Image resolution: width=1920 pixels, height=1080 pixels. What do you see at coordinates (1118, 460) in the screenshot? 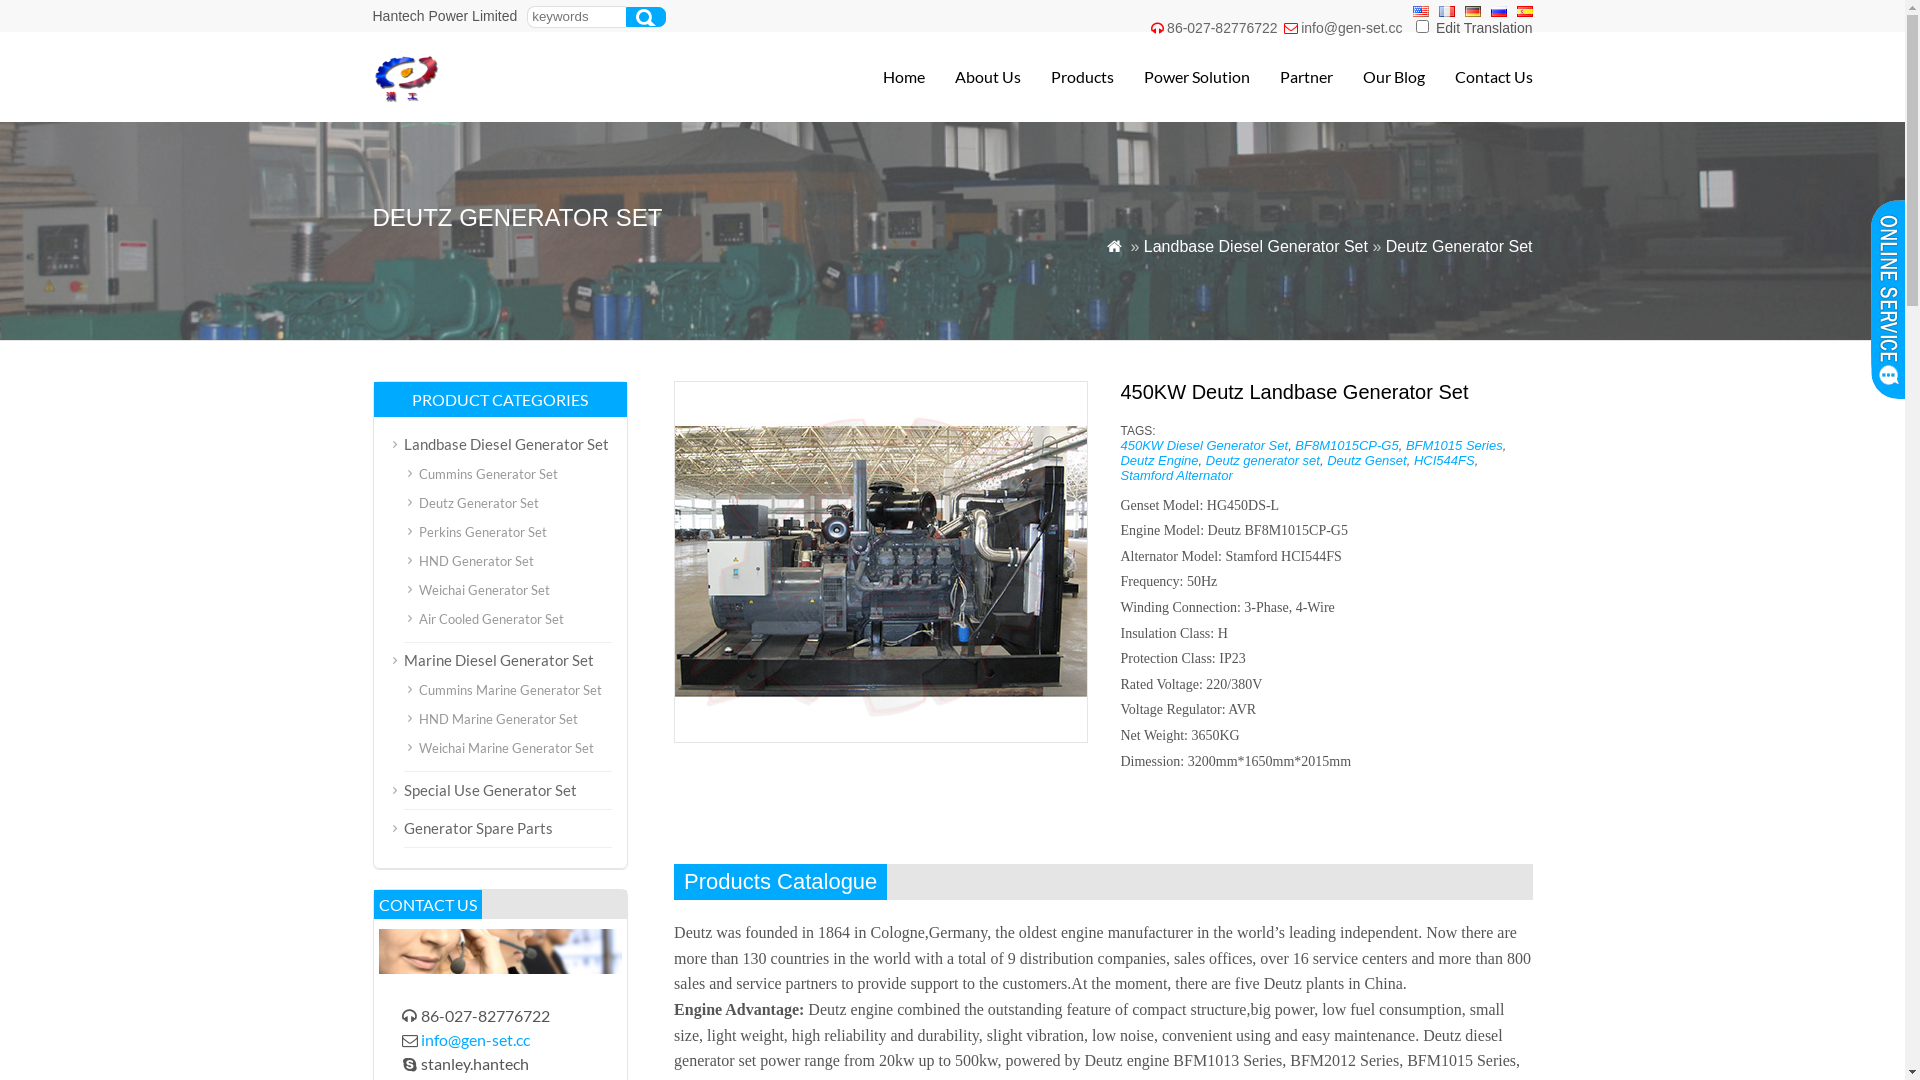
I see `'Deutz Engine'` at bounding box center [1118, 460].